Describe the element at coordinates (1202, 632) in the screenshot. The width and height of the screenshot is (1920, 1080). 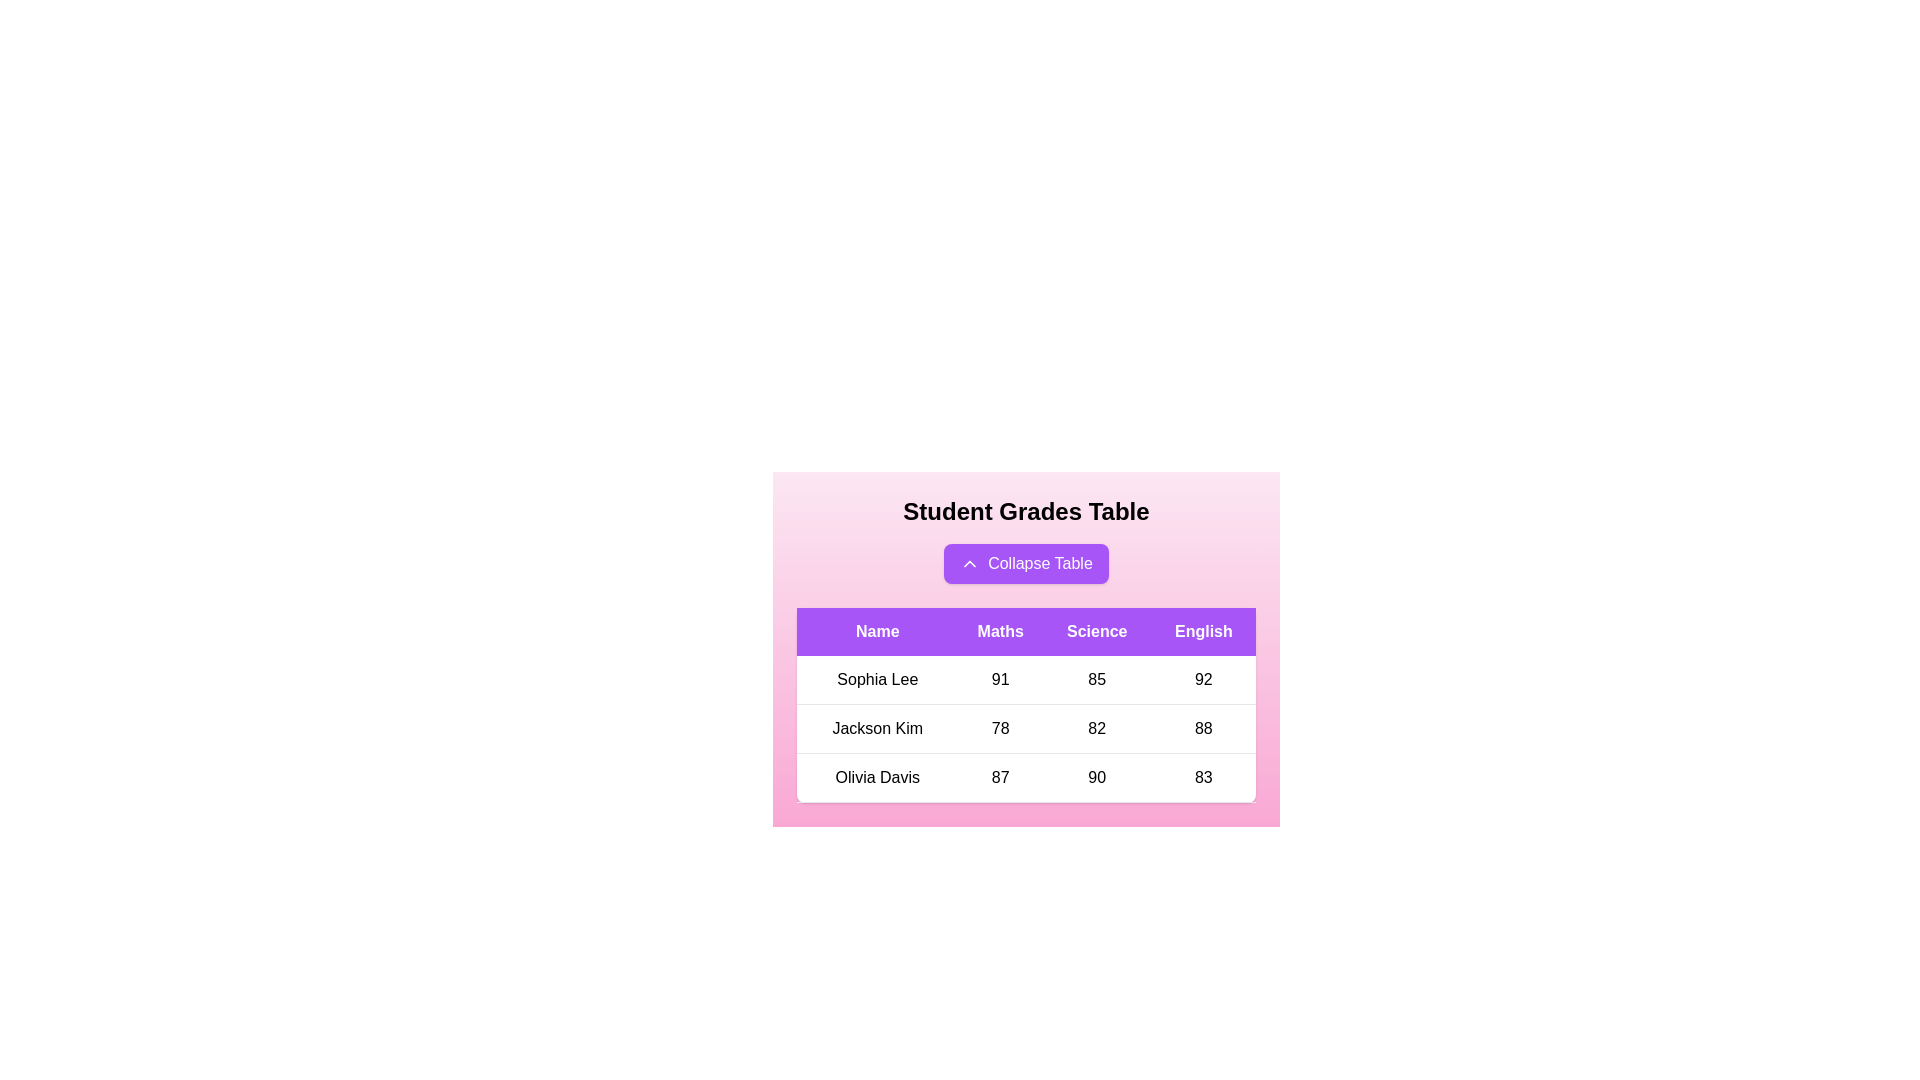
I see `the header English to sort the table by that column` at that location.